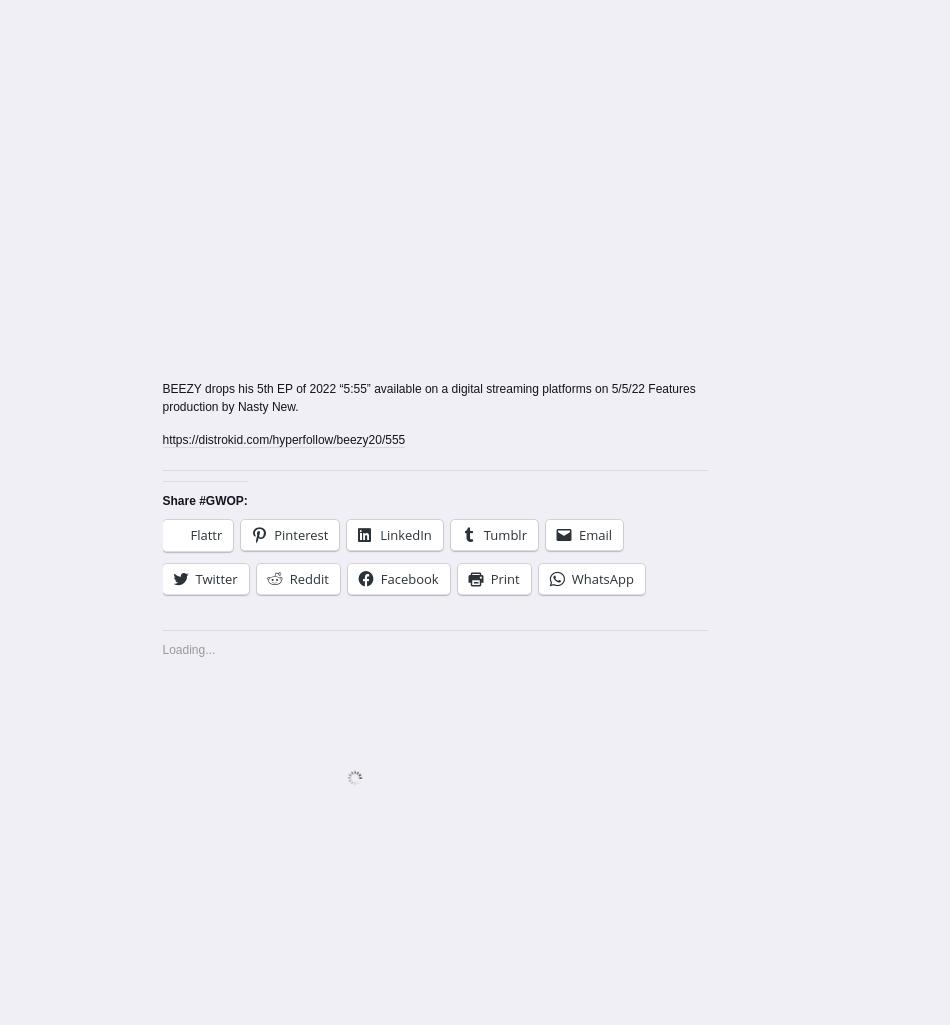 Image resolution: width=950 pixels, height=1025 pixels. I want to click on 'BEEZY drops his 5th EP of 2022 “5:55” available on a digital streaming platforms on 5/5/22   Features production by Nasty New.', so click(161, 396).